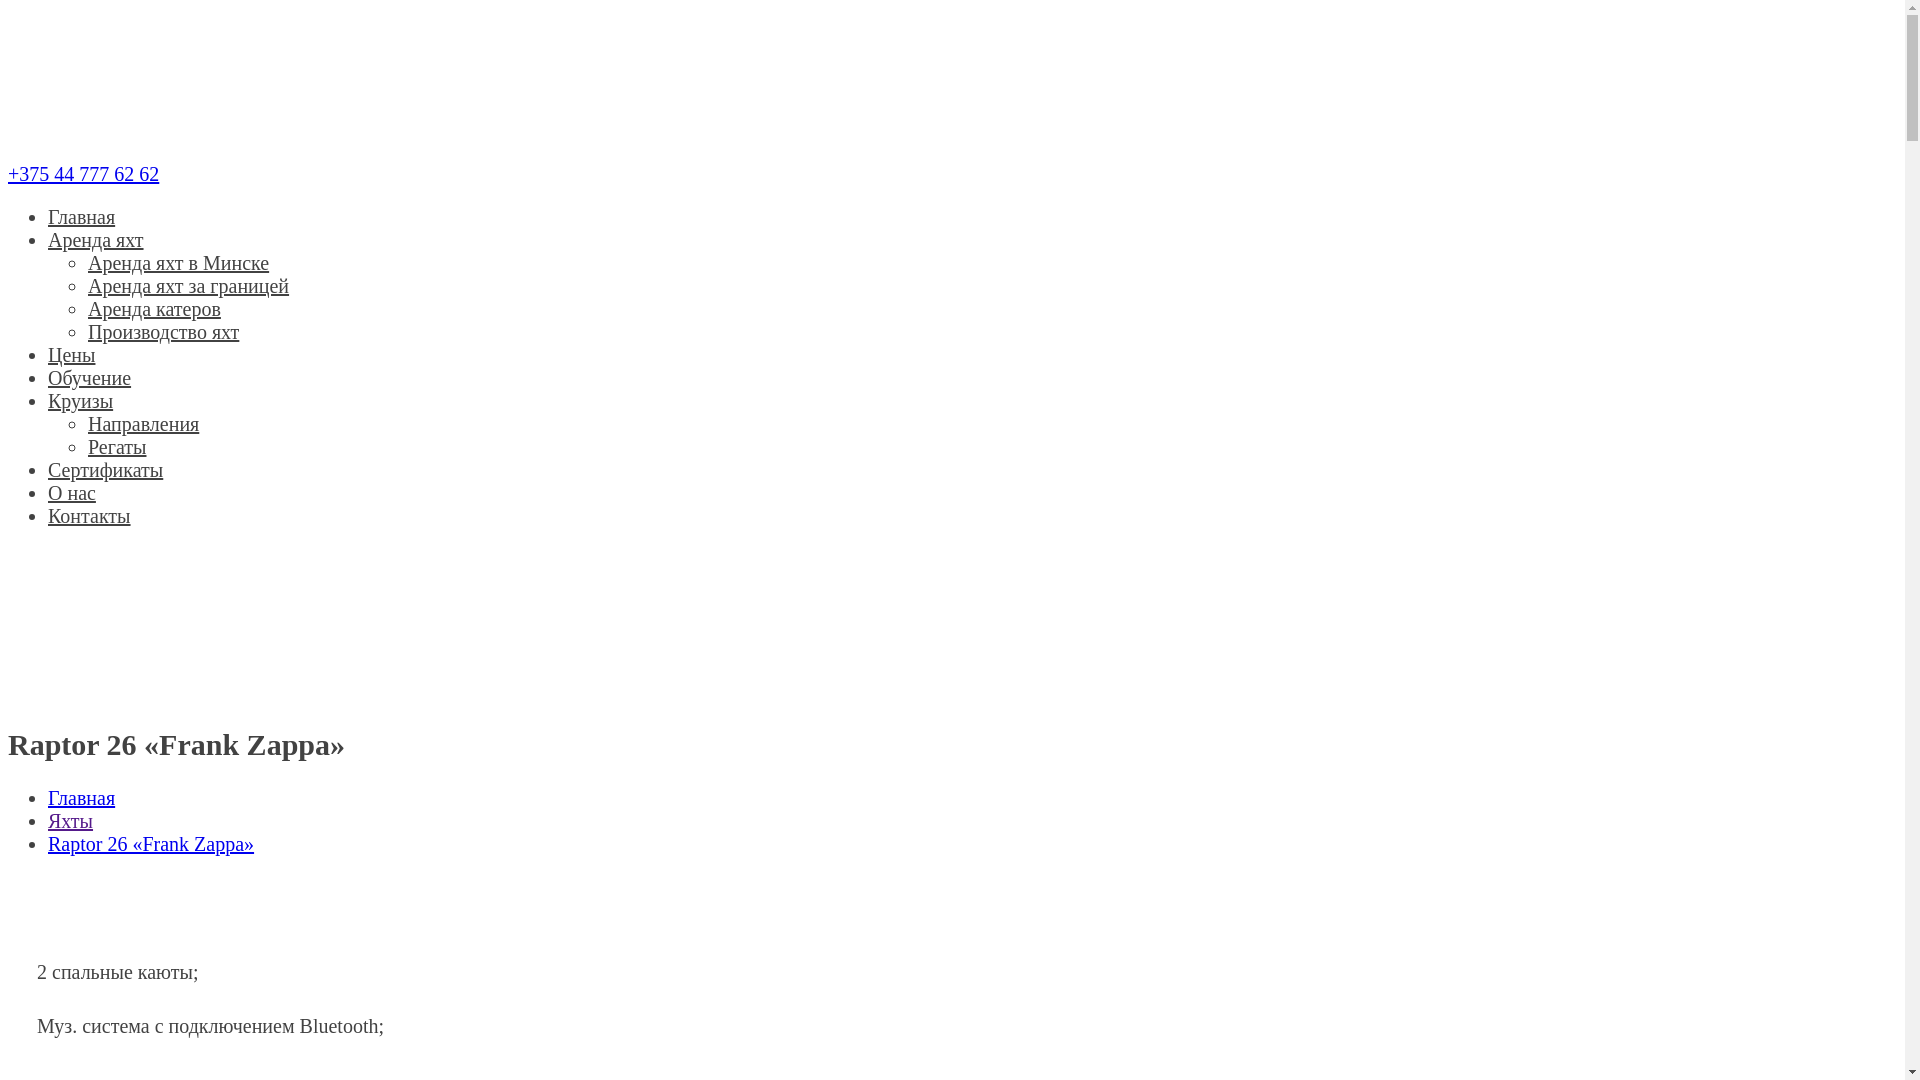  Describe the element at coordinates (82, 172) in the screenshot. I see `'+375 44 777 62 62'` at that location.